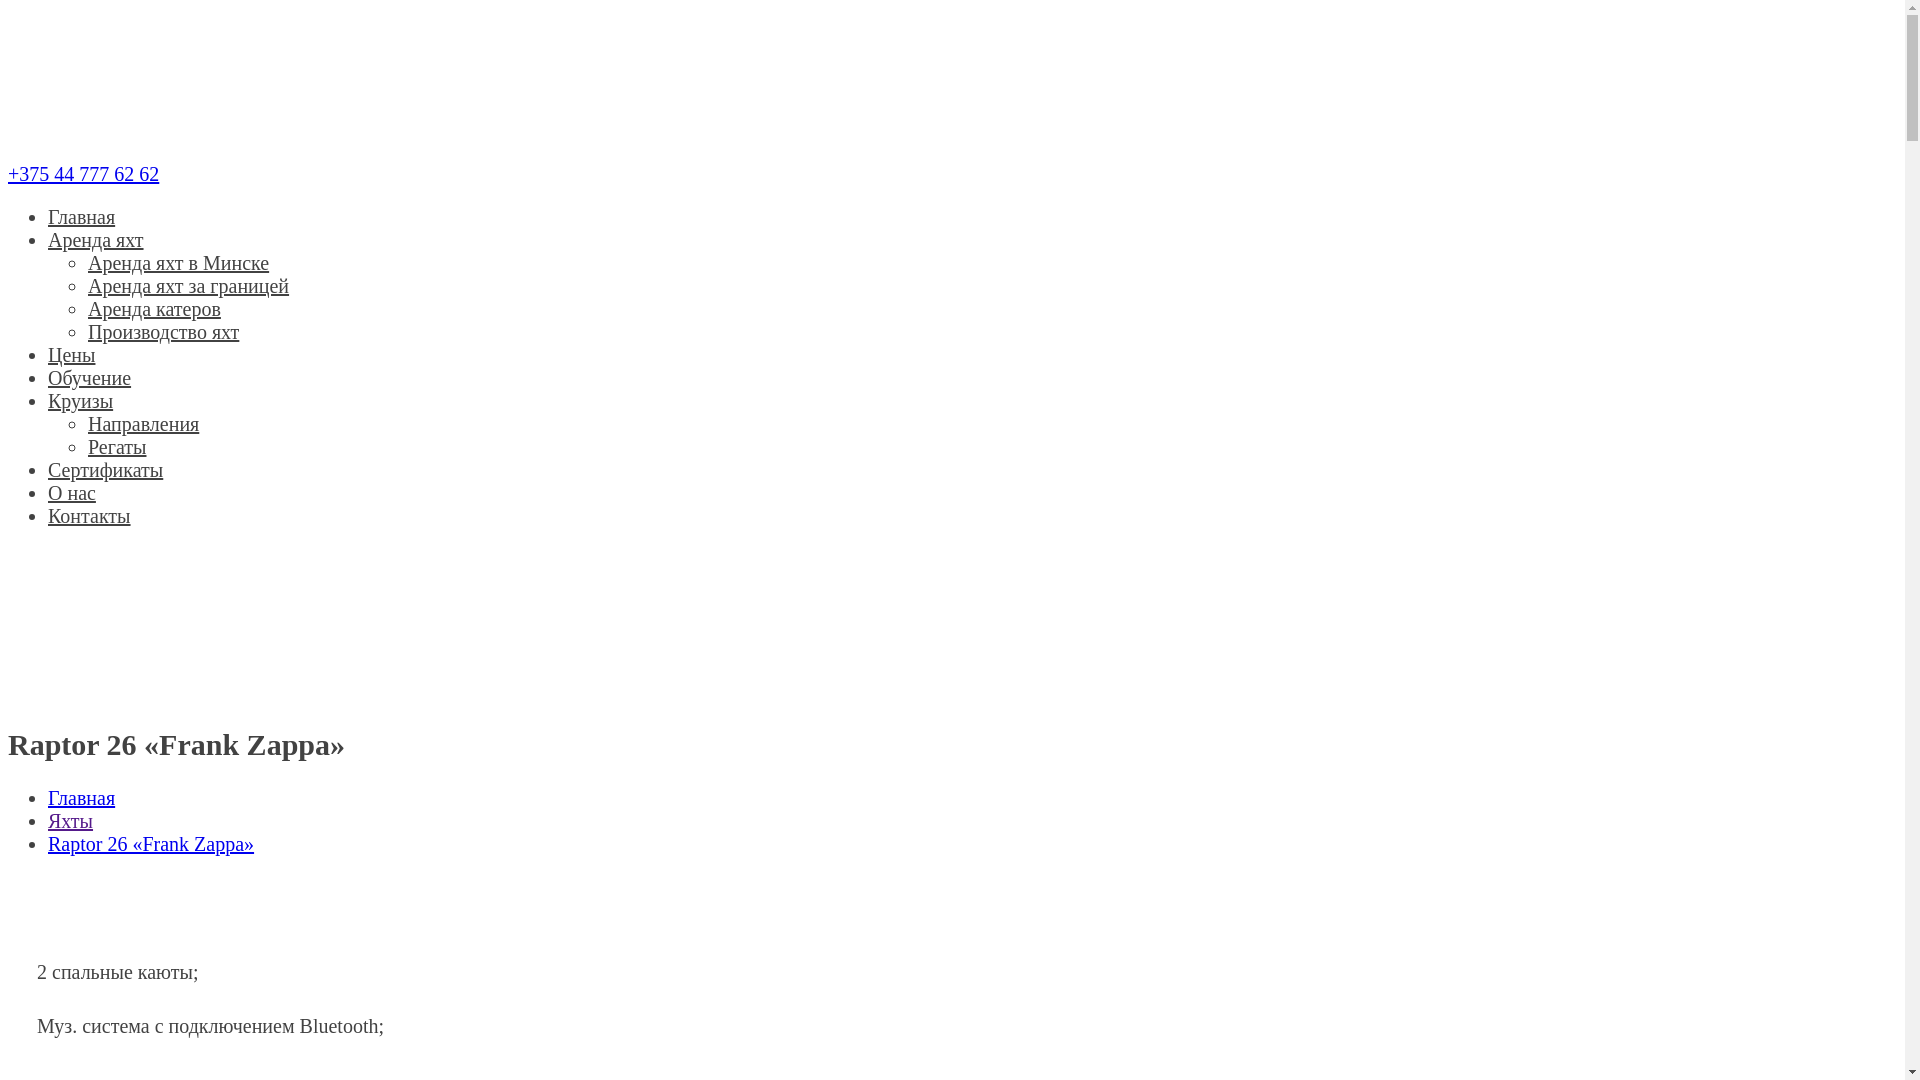  Describe the element at coordinates (82, 172) in the screenshot. I see `'+375 44 777 62 62'` at that location.